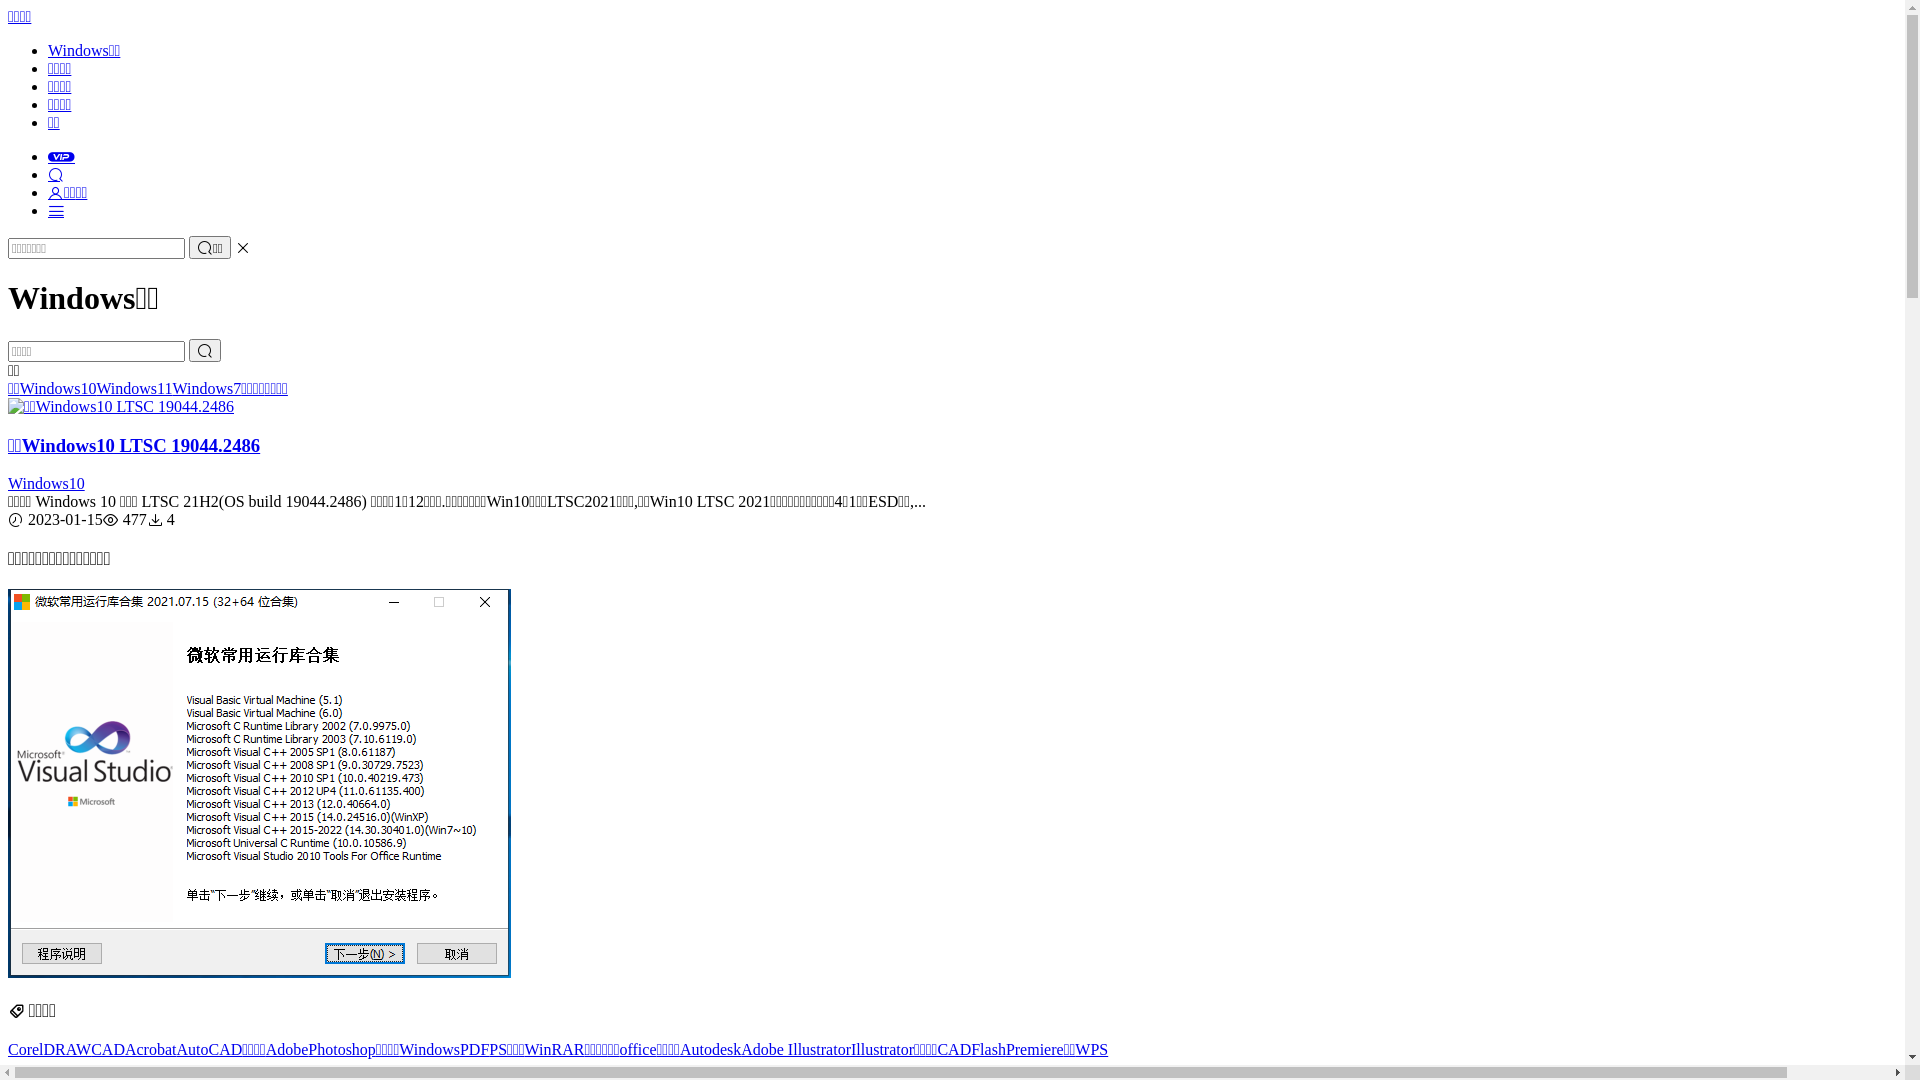 This screenshot has width=1920, height=1080. I want to click on 'Flash', so click(988, 1048).